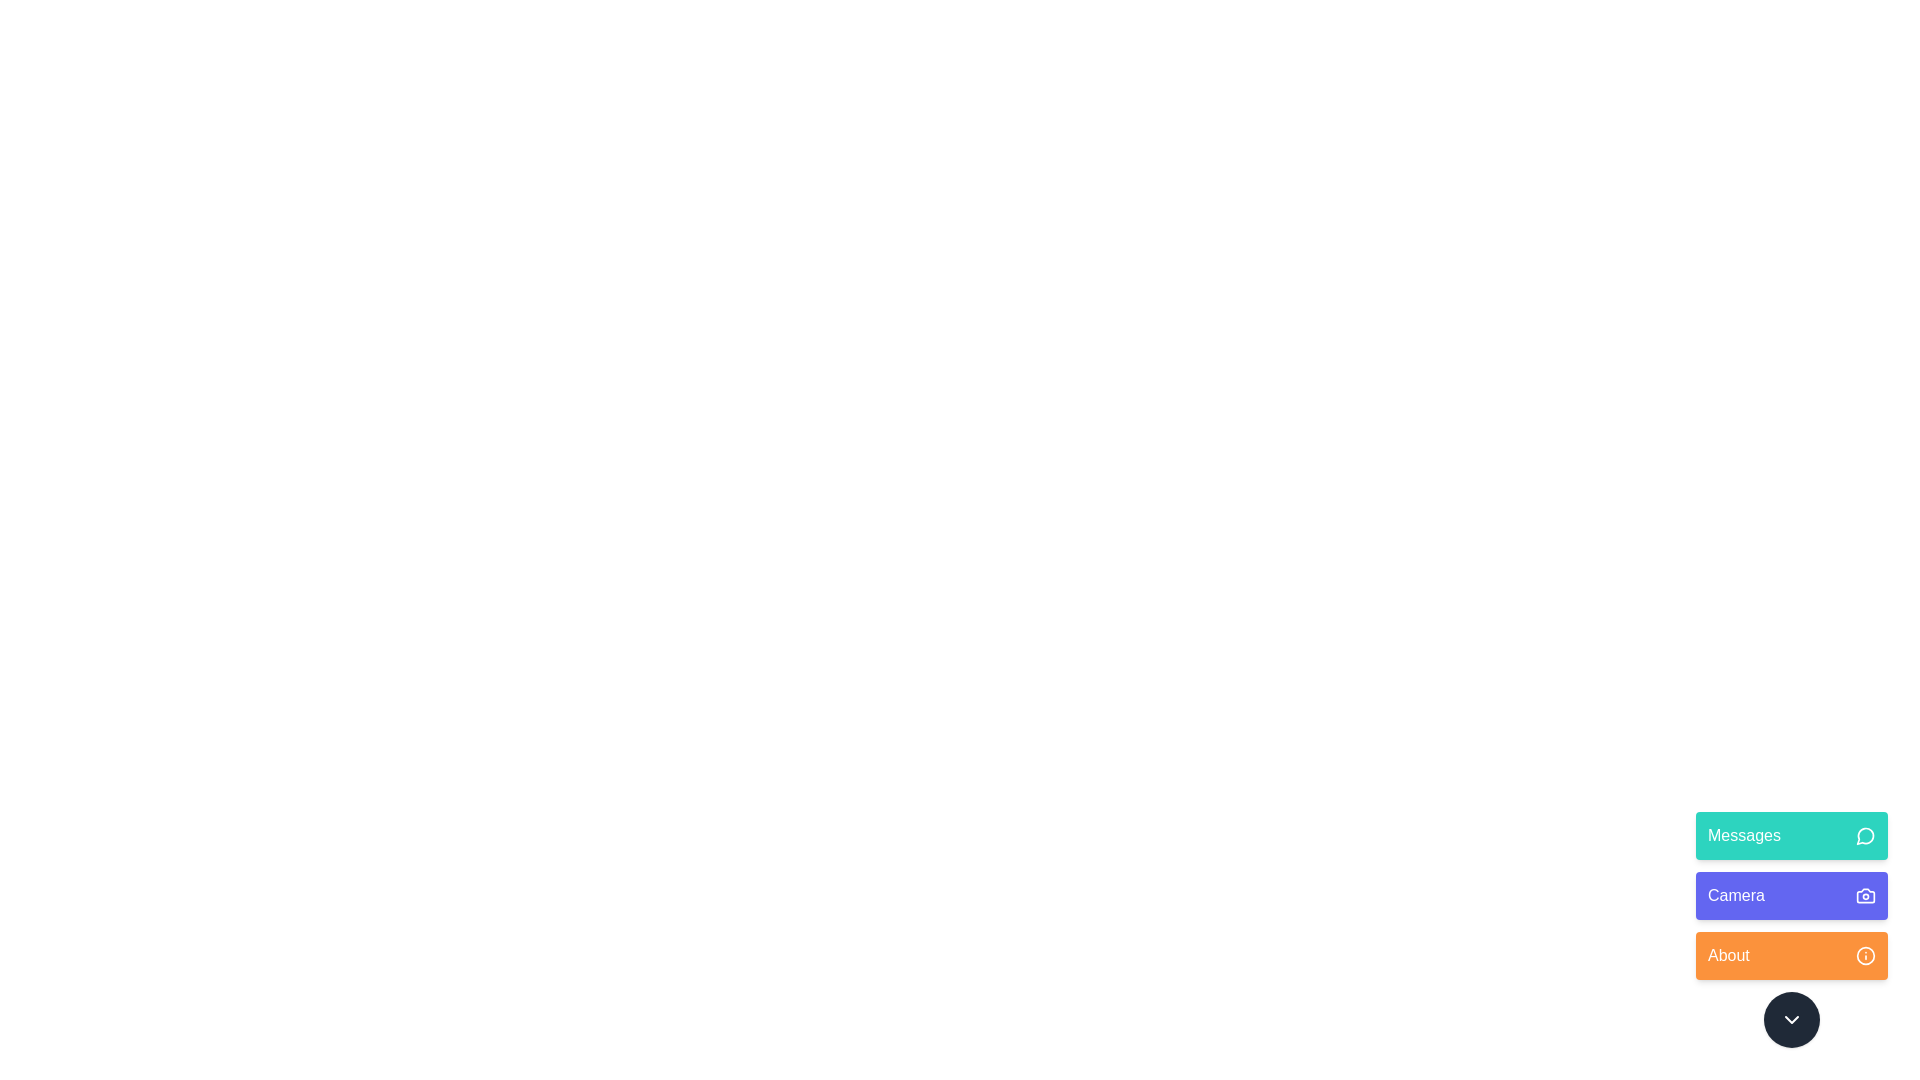  I want to click on the Camera button in the menu, so click(1791, 894).